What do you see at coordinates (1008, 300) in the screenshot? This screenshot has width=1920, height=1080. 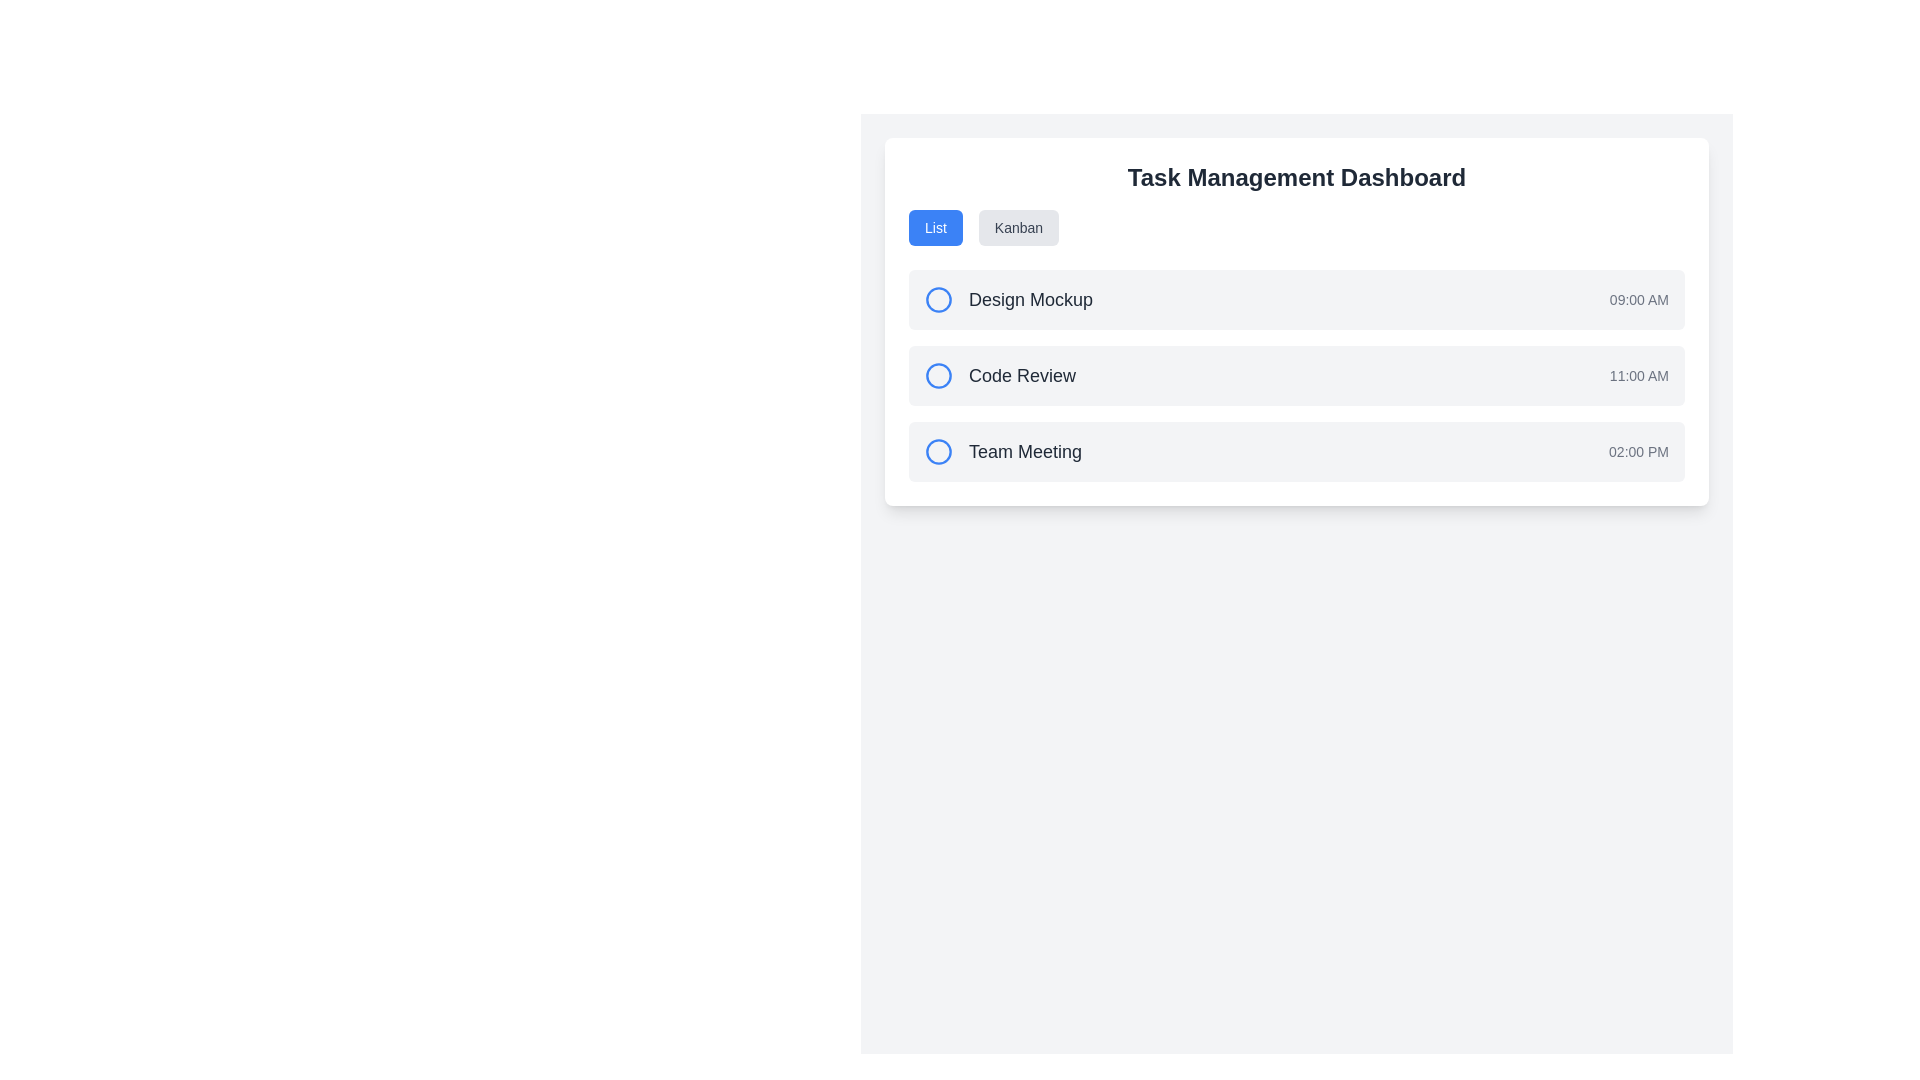 I see `informational label text located in the first item of a vertical list layout, positioned to the left of the time indicator '09:00 AM'` at bounding box center [1008, 300].